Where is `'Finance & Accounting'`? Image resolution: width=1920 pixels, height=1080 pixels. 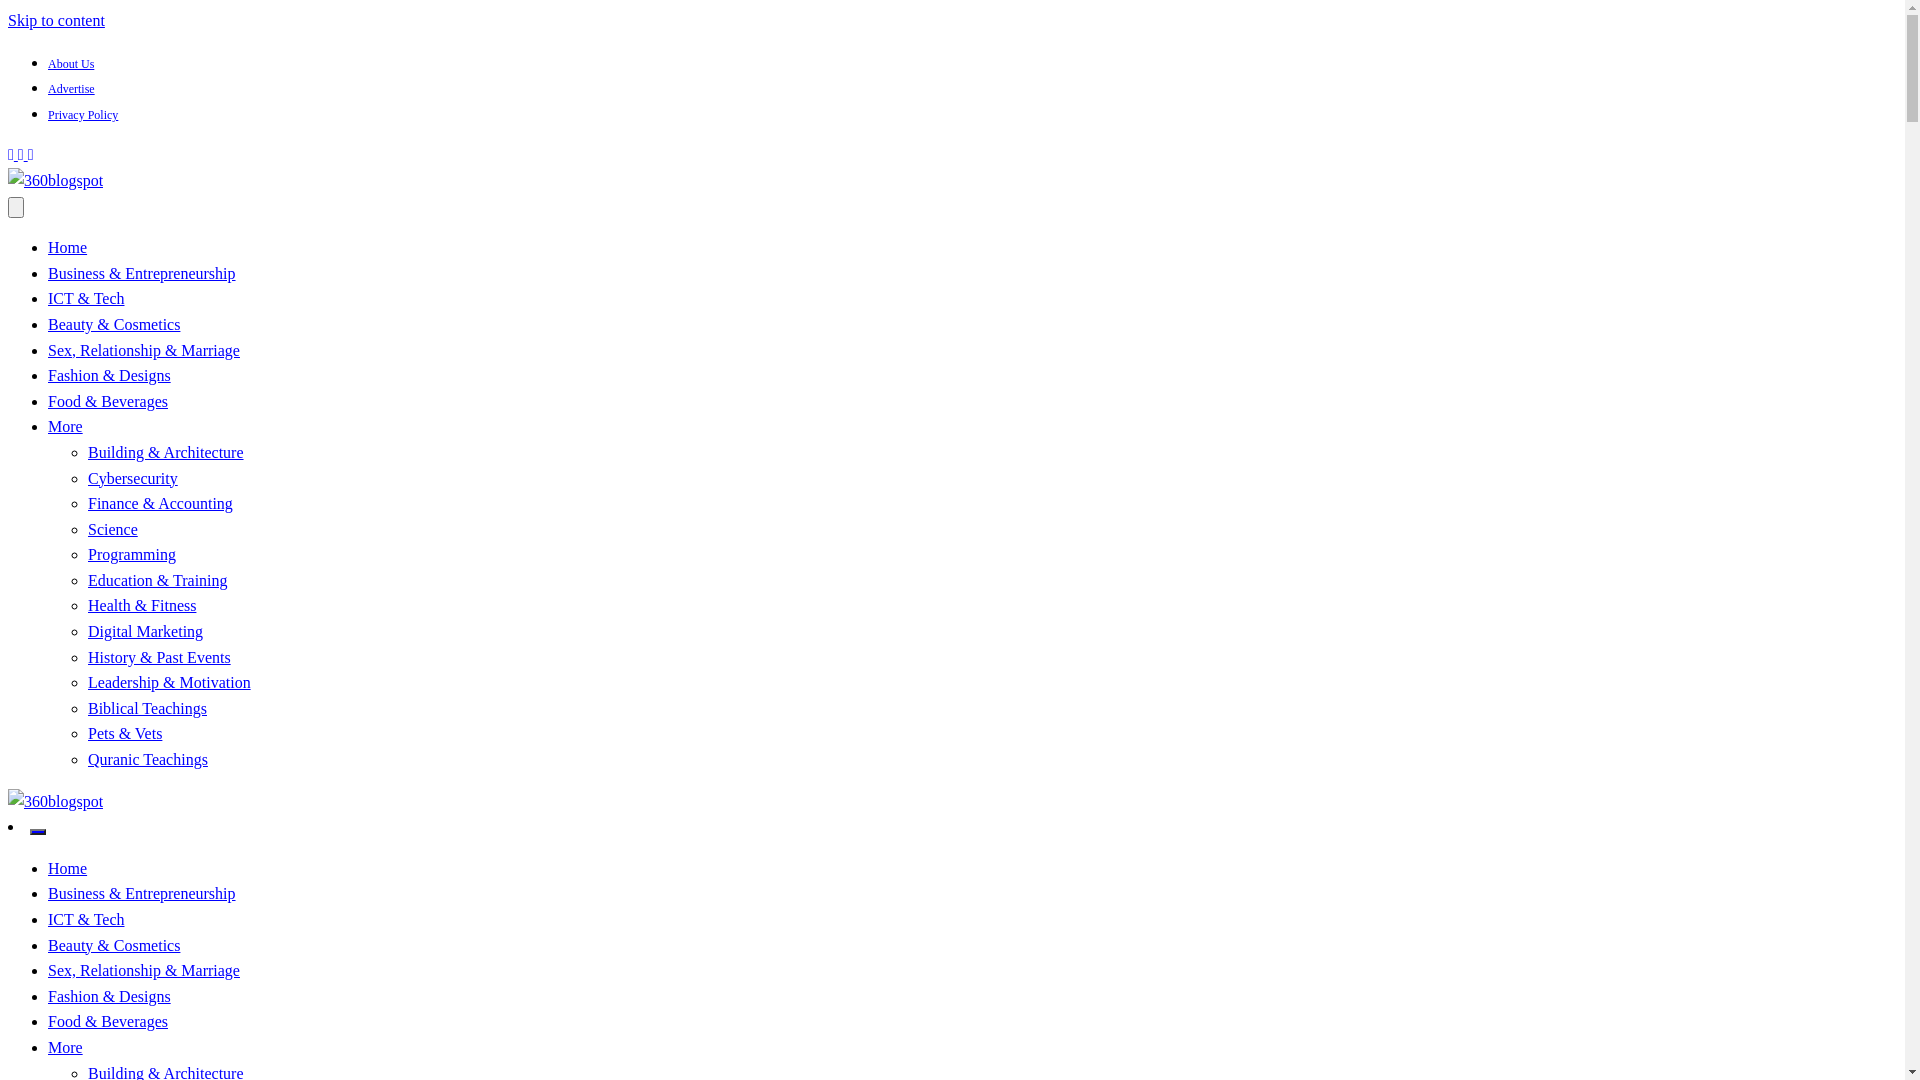
'Finance & Accounting' is located at coordinates (86, 502).